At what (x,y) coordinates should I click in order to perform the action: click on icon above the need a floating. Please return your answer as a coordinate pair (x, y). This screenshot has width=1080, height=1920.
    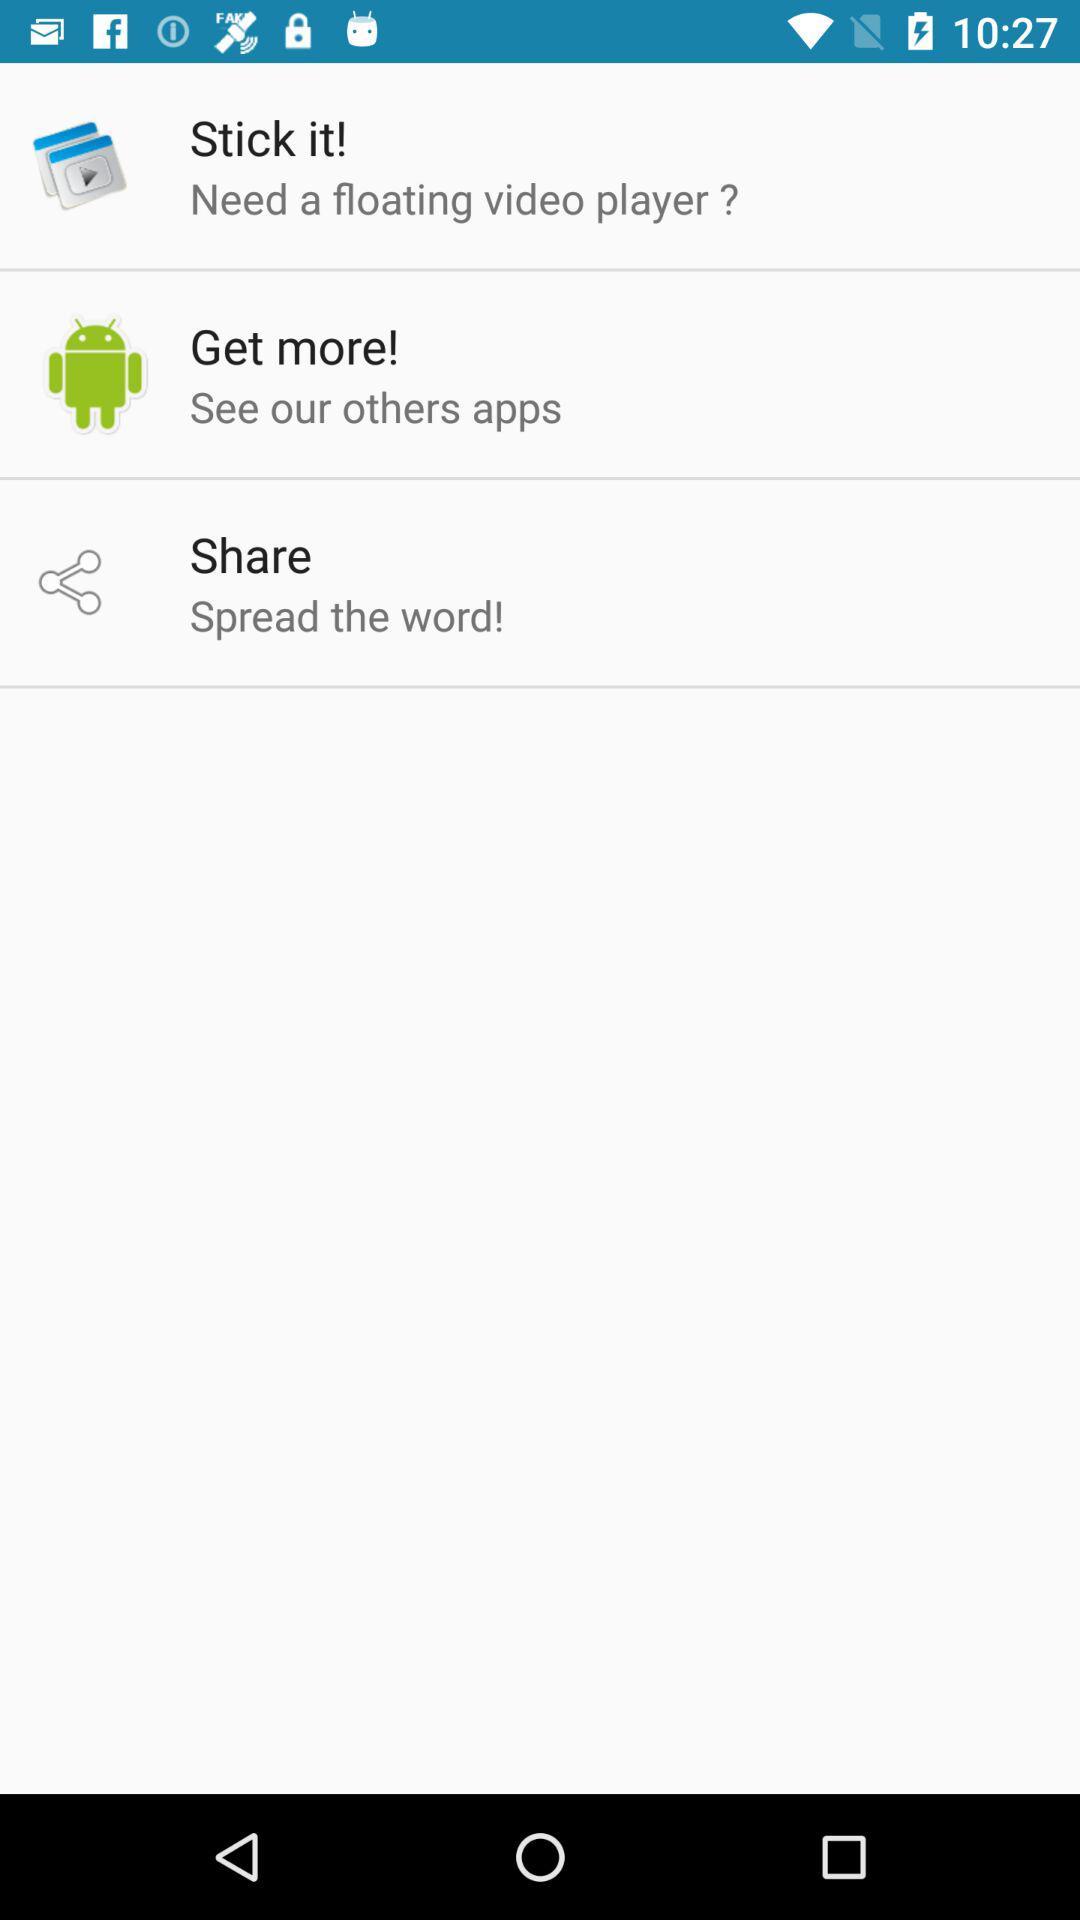
    Looking at the image, I should click on (267, 136).